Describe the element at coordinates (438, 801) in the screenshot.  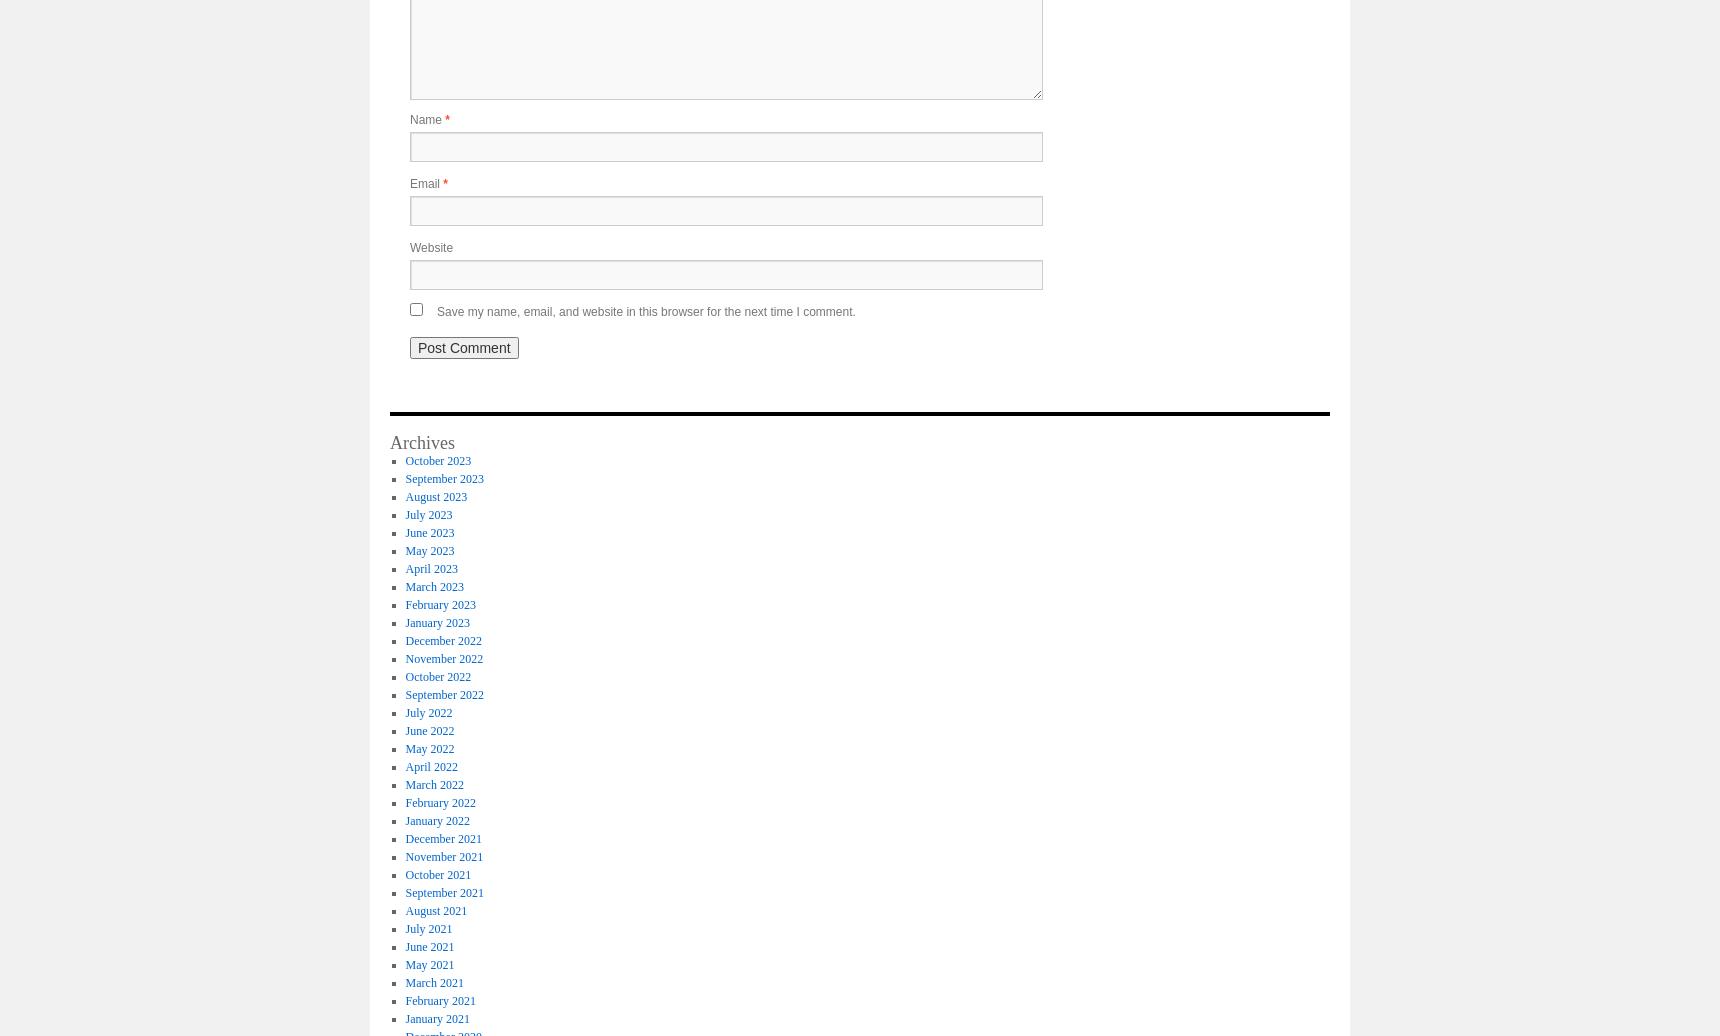
I see `'February 2022'` at that location.